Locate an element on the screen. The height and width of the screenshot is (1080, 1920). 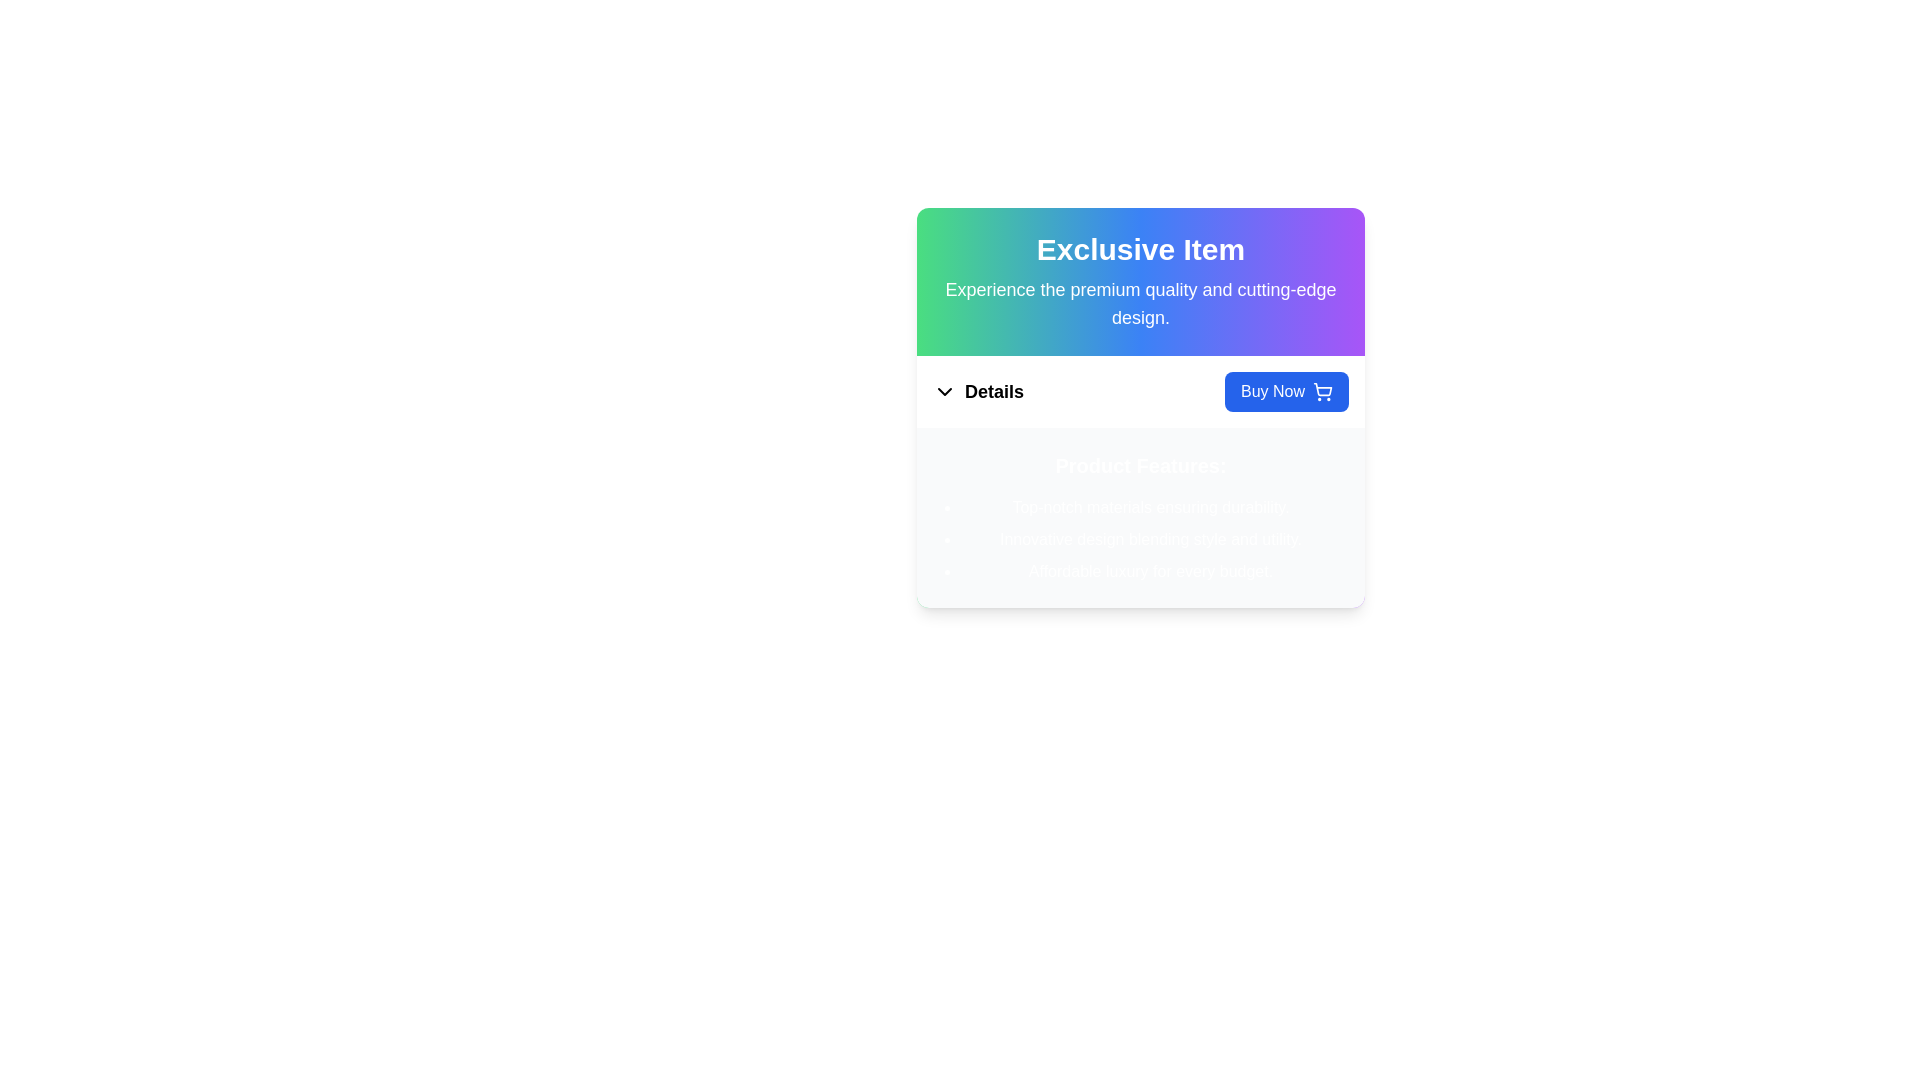
or tab onto the shopping cart icon located to the right of the 'Buy Now' button is located at coordinates (1323, 392).